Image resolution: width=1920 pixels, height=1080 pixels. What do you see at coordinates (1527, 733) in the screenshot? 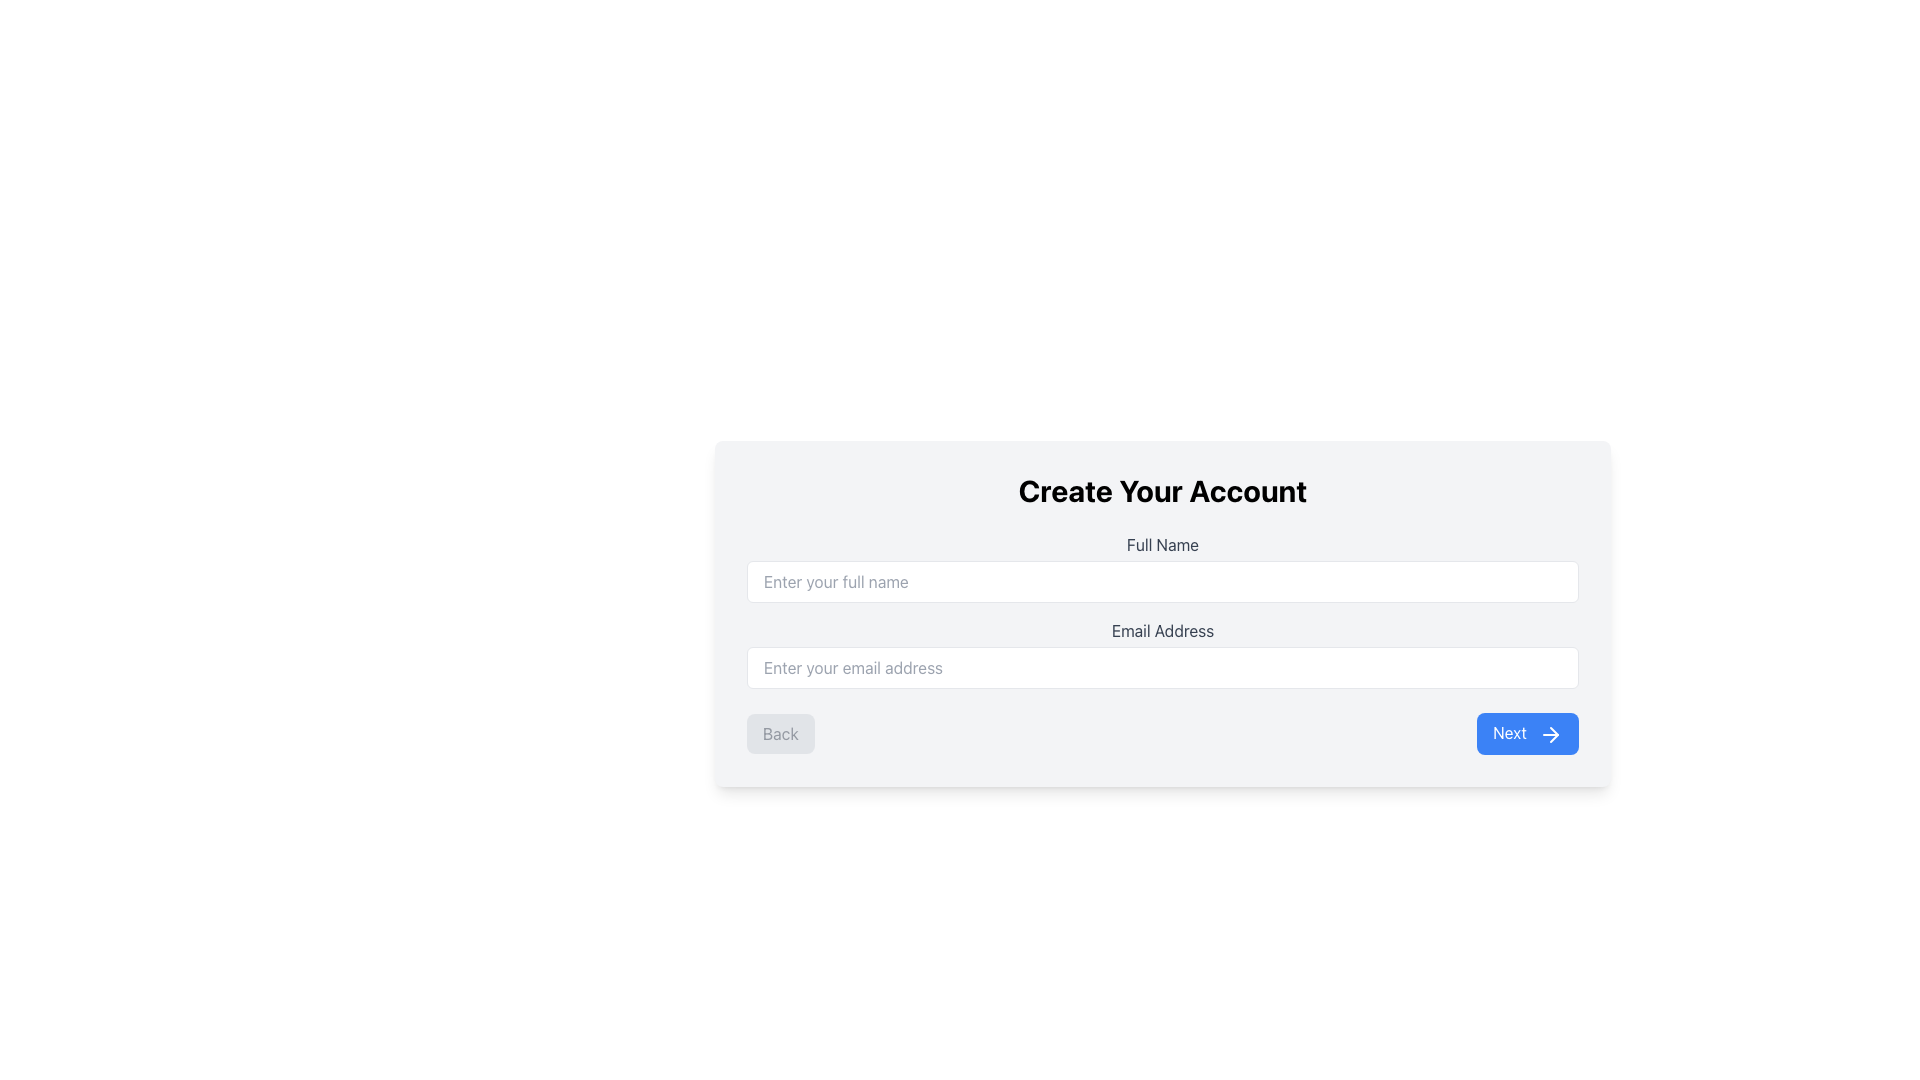
I see `the 'Proceed' button located at the bottom right corner of the 'Create Your Account' form` at bounding box center [1527, 733].